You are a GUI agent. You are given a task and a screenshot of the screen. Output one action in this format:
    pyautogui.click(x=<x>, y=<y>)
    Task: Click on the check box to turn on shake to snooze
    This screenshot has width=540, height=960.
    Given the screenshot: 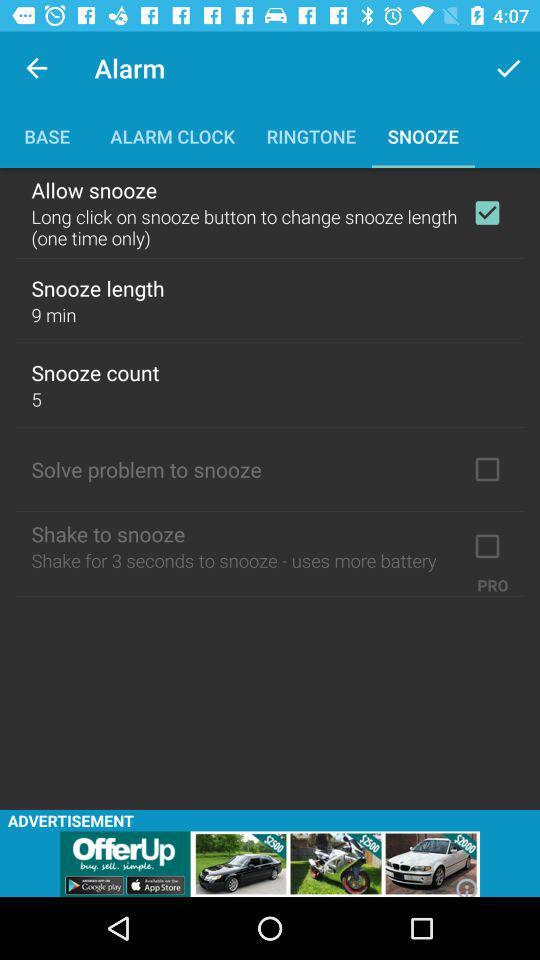 What is the action you would take?
    pyautogui.click(x=486, y=546)
    